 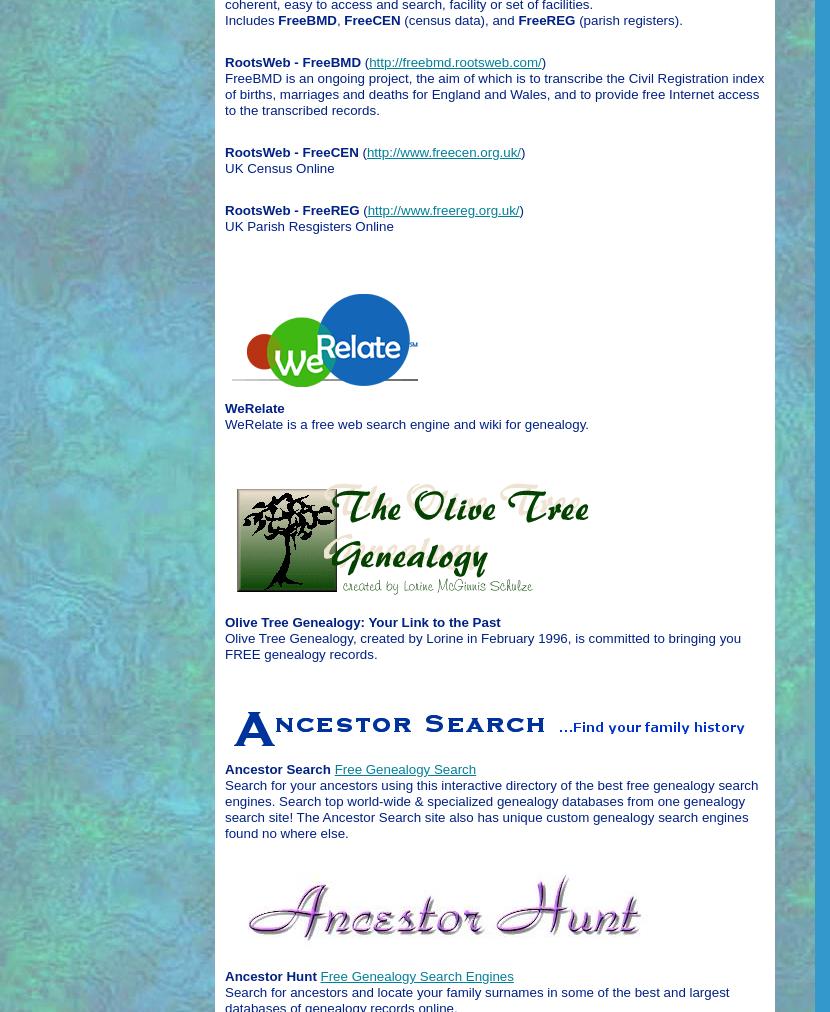 I want to click on 'Search for your ancestors using this interactive directory of the best free genealogy search engines. Search top world-wide & specialized genealogy databases from one genealogy search site! The Ancestor Search site also has unique custom genealogy search engines found no where else.', so click(x=490, y=807).